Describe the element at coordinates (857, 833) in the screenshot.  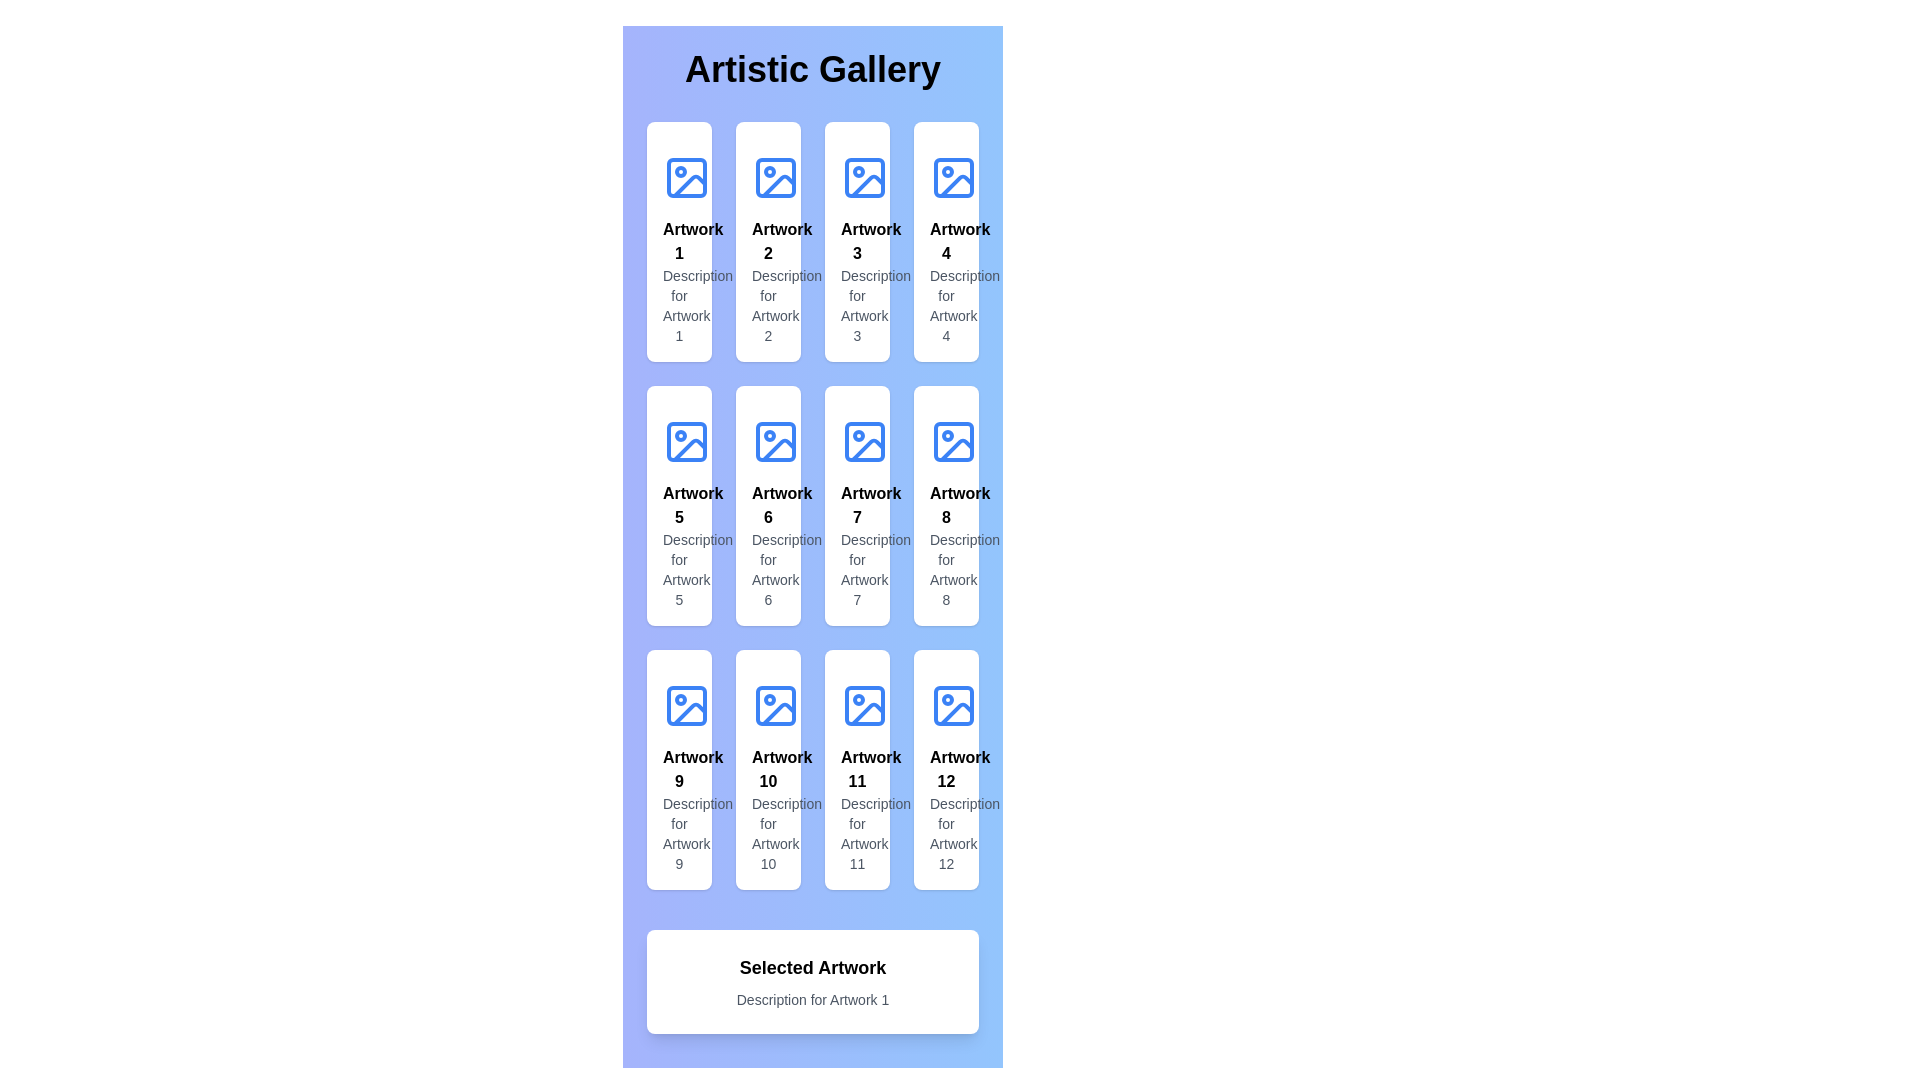
I see `the descriptive text label located below 'Artwork 11' in the eleventh card of the grid layout, which is the third card in the fourth row` at that location.